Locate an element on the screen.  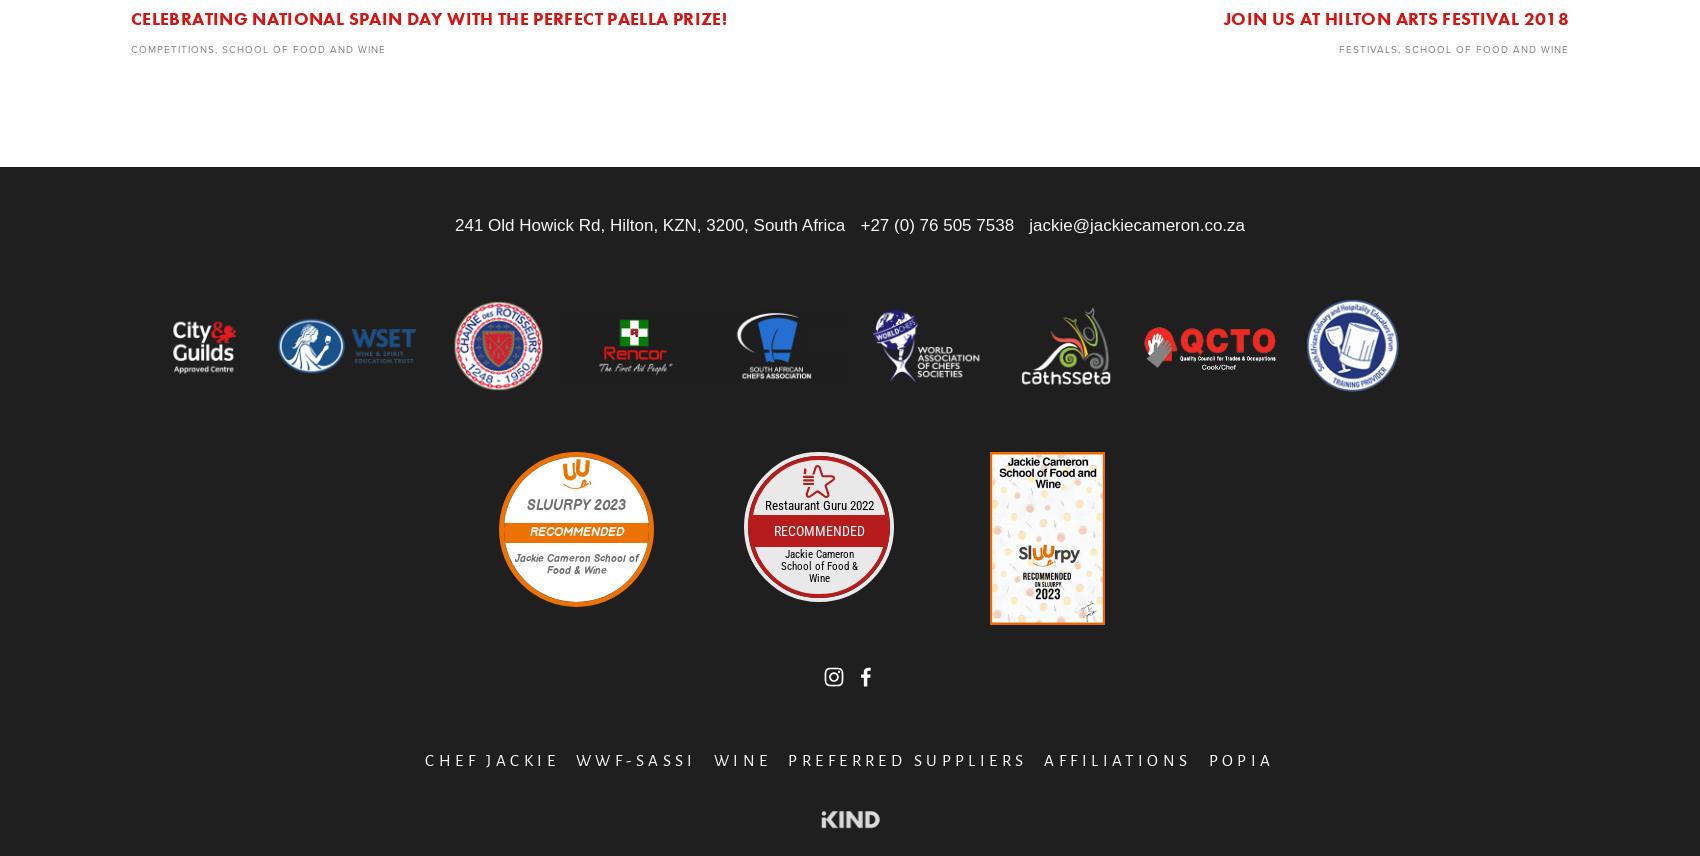
'POPIA' is located at coordinates (1207, 758).